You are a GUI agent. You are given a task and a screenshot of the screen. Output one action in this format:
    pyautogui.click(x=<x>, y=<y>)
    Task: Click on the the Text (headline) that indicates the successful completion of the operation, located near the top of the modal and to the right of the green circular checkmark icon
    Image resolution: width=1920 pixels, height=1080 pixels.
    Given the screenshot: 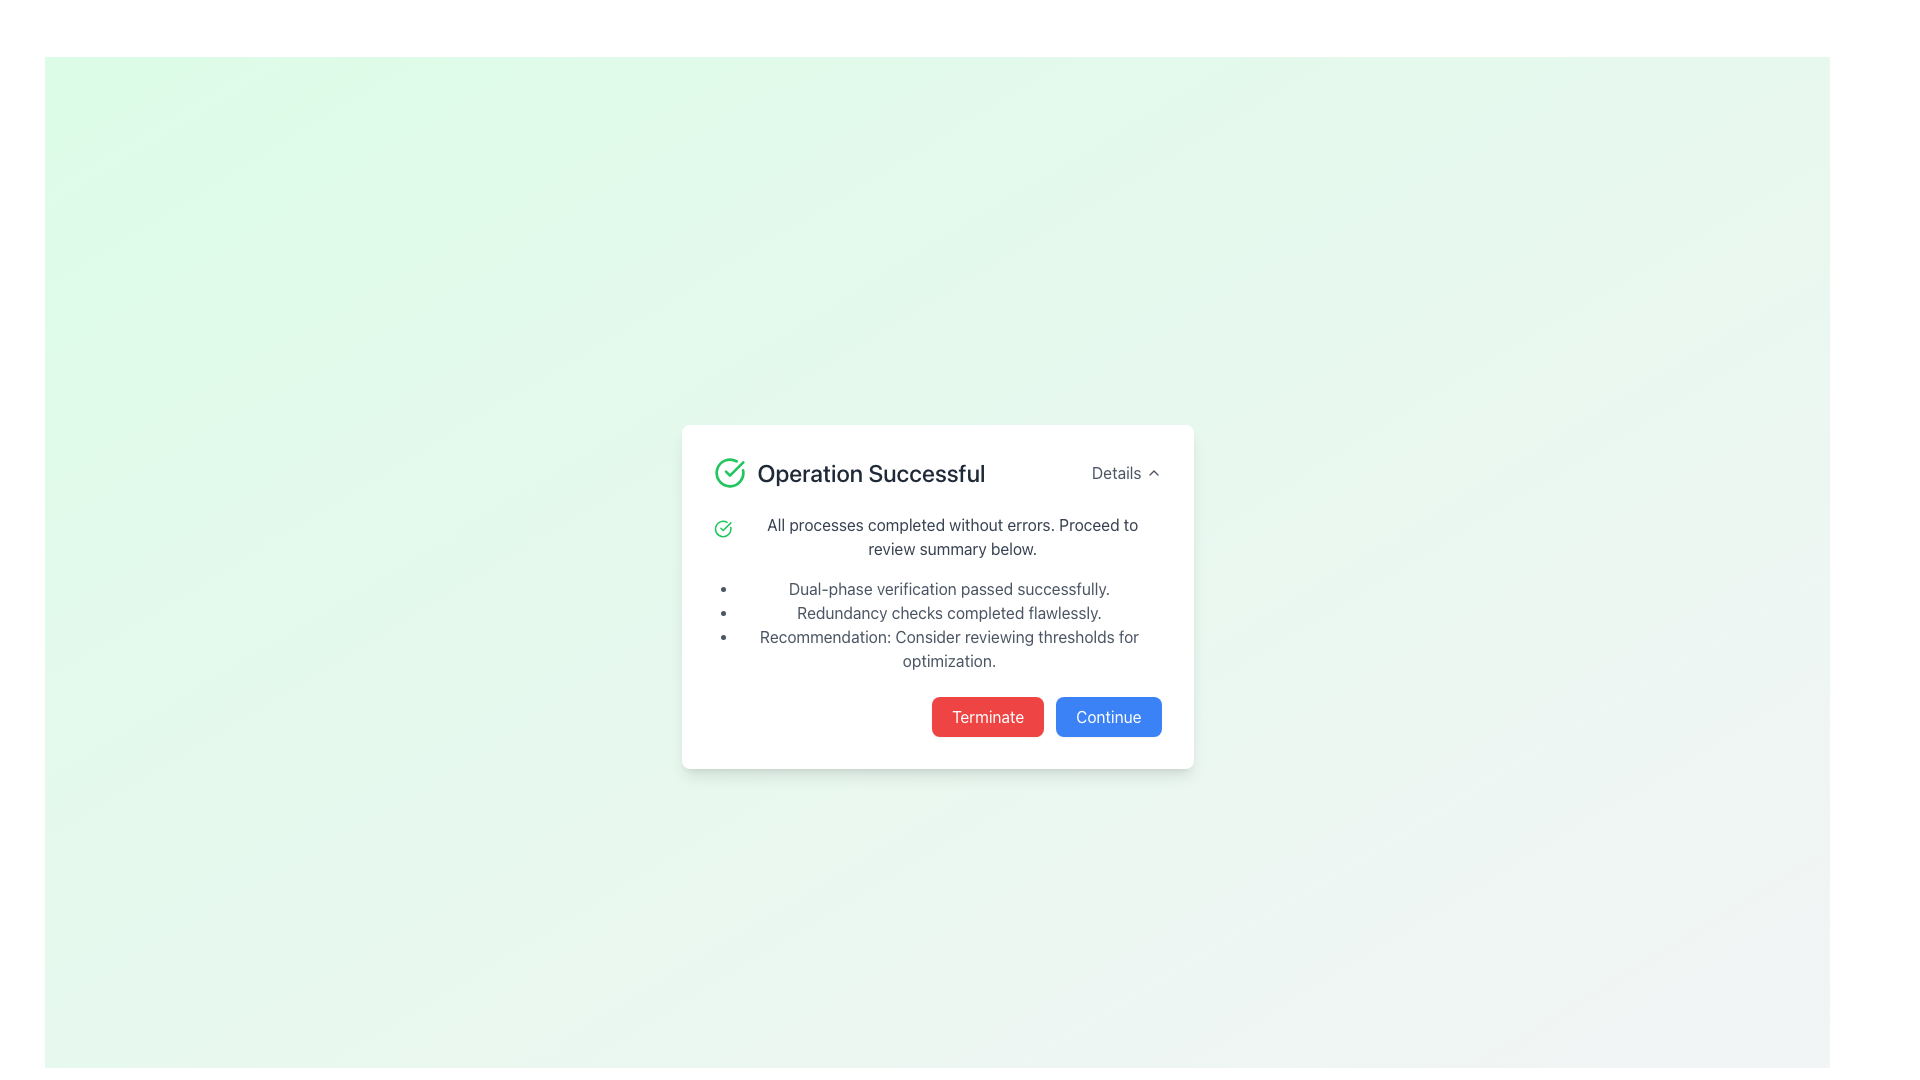 What is the action you would take?
    pyautogui.click(x=871, y=473)
    